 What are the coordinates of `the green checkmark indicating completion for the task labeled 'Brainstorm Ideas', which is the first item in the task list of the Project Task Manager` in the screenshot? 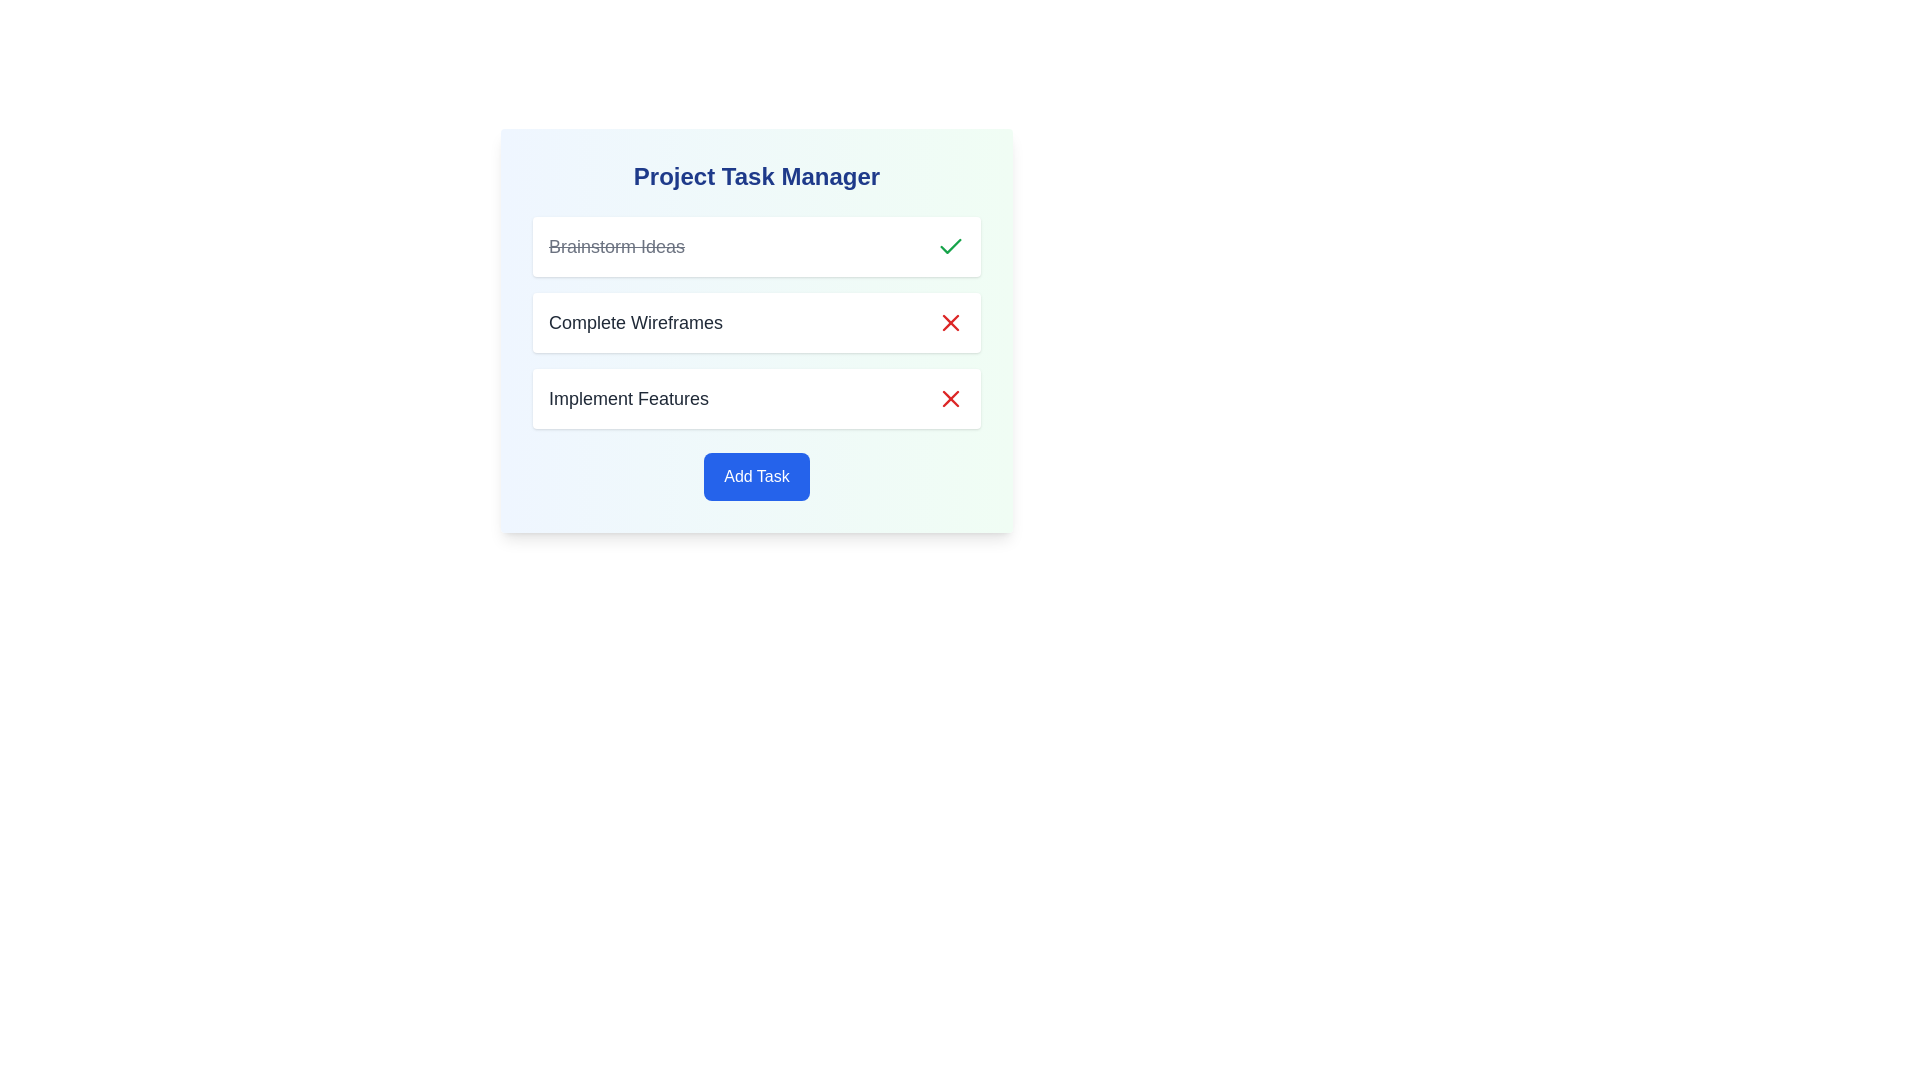 It's located at (756, 245).